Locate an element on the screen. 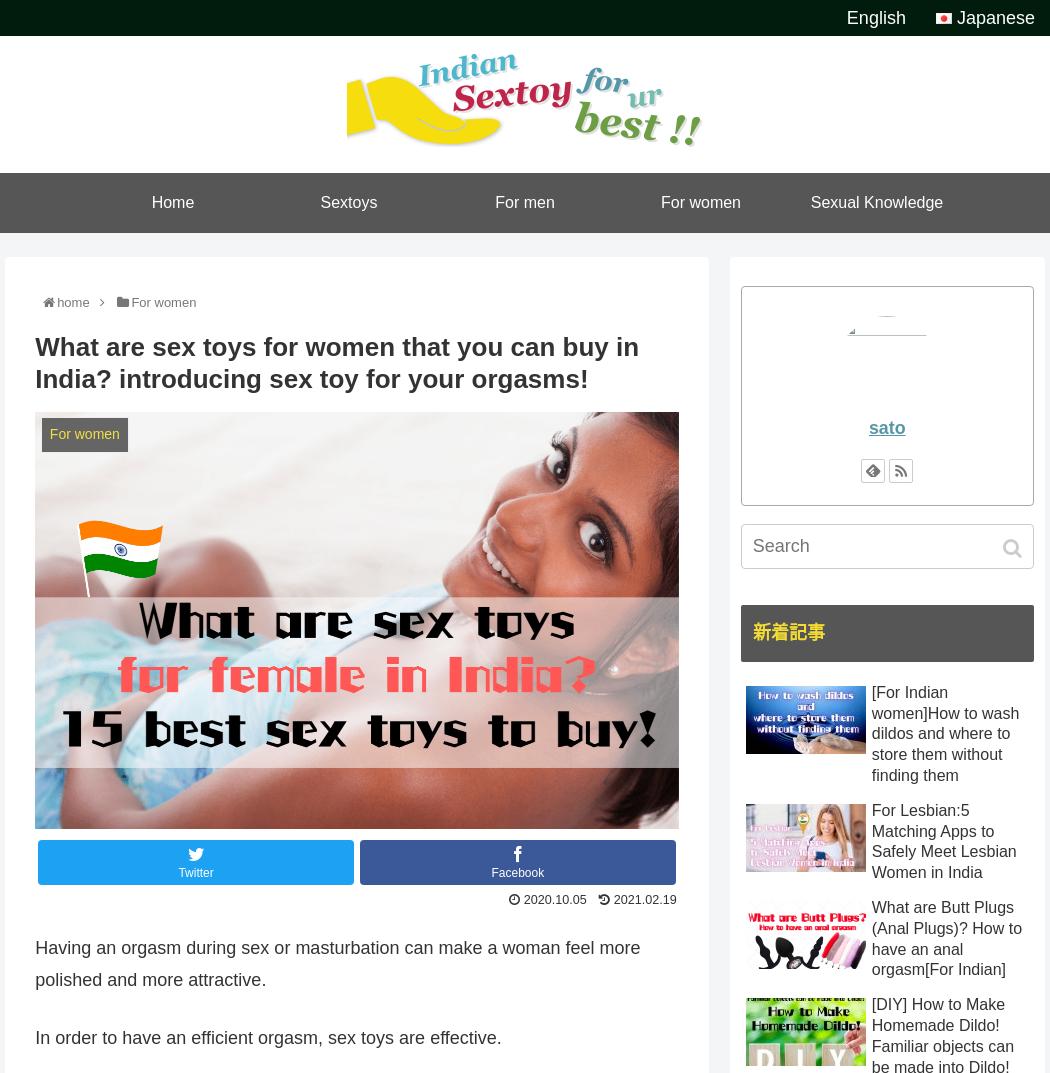 Image resolution: width=1050 pixels, height=1073 pixels. 'English' is located at coordinates (874, 17).